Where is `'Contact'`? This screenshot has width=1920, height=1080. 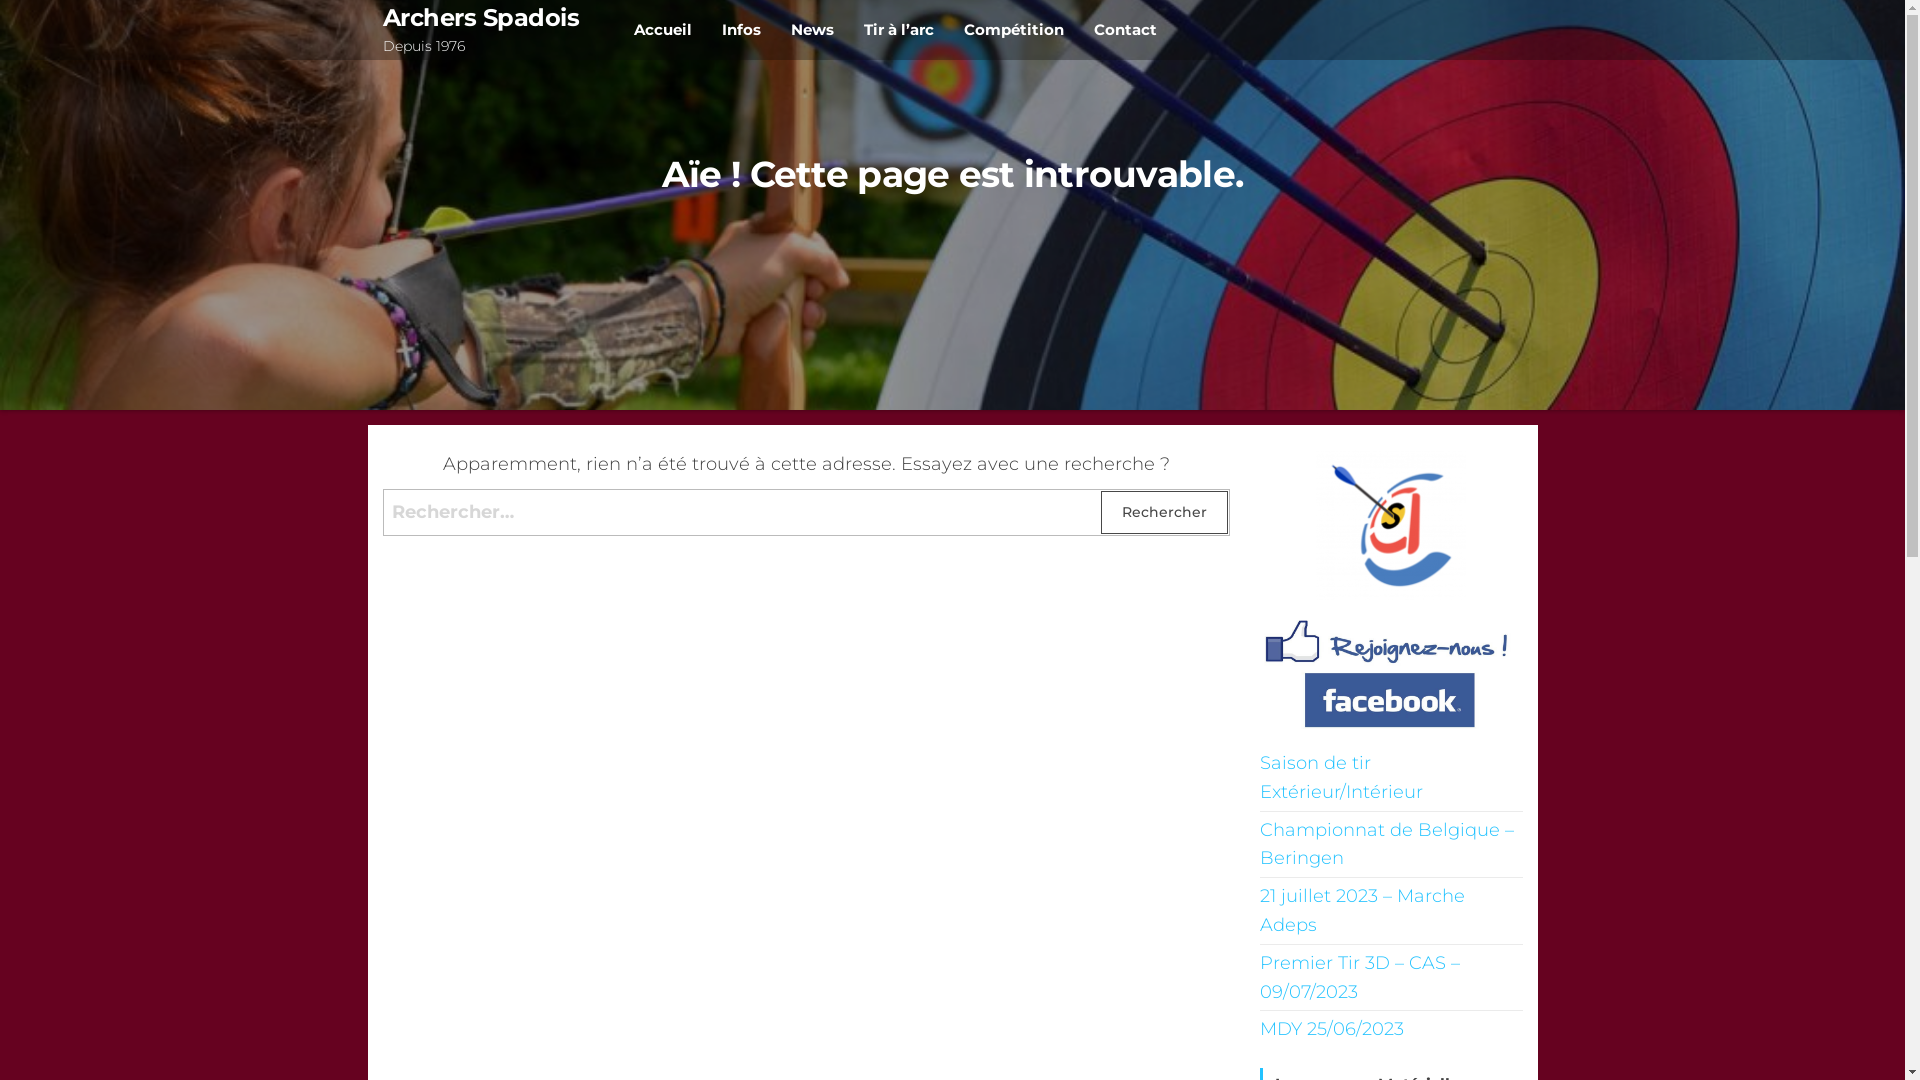
'Contact' is located at coordinates (1125, 30).